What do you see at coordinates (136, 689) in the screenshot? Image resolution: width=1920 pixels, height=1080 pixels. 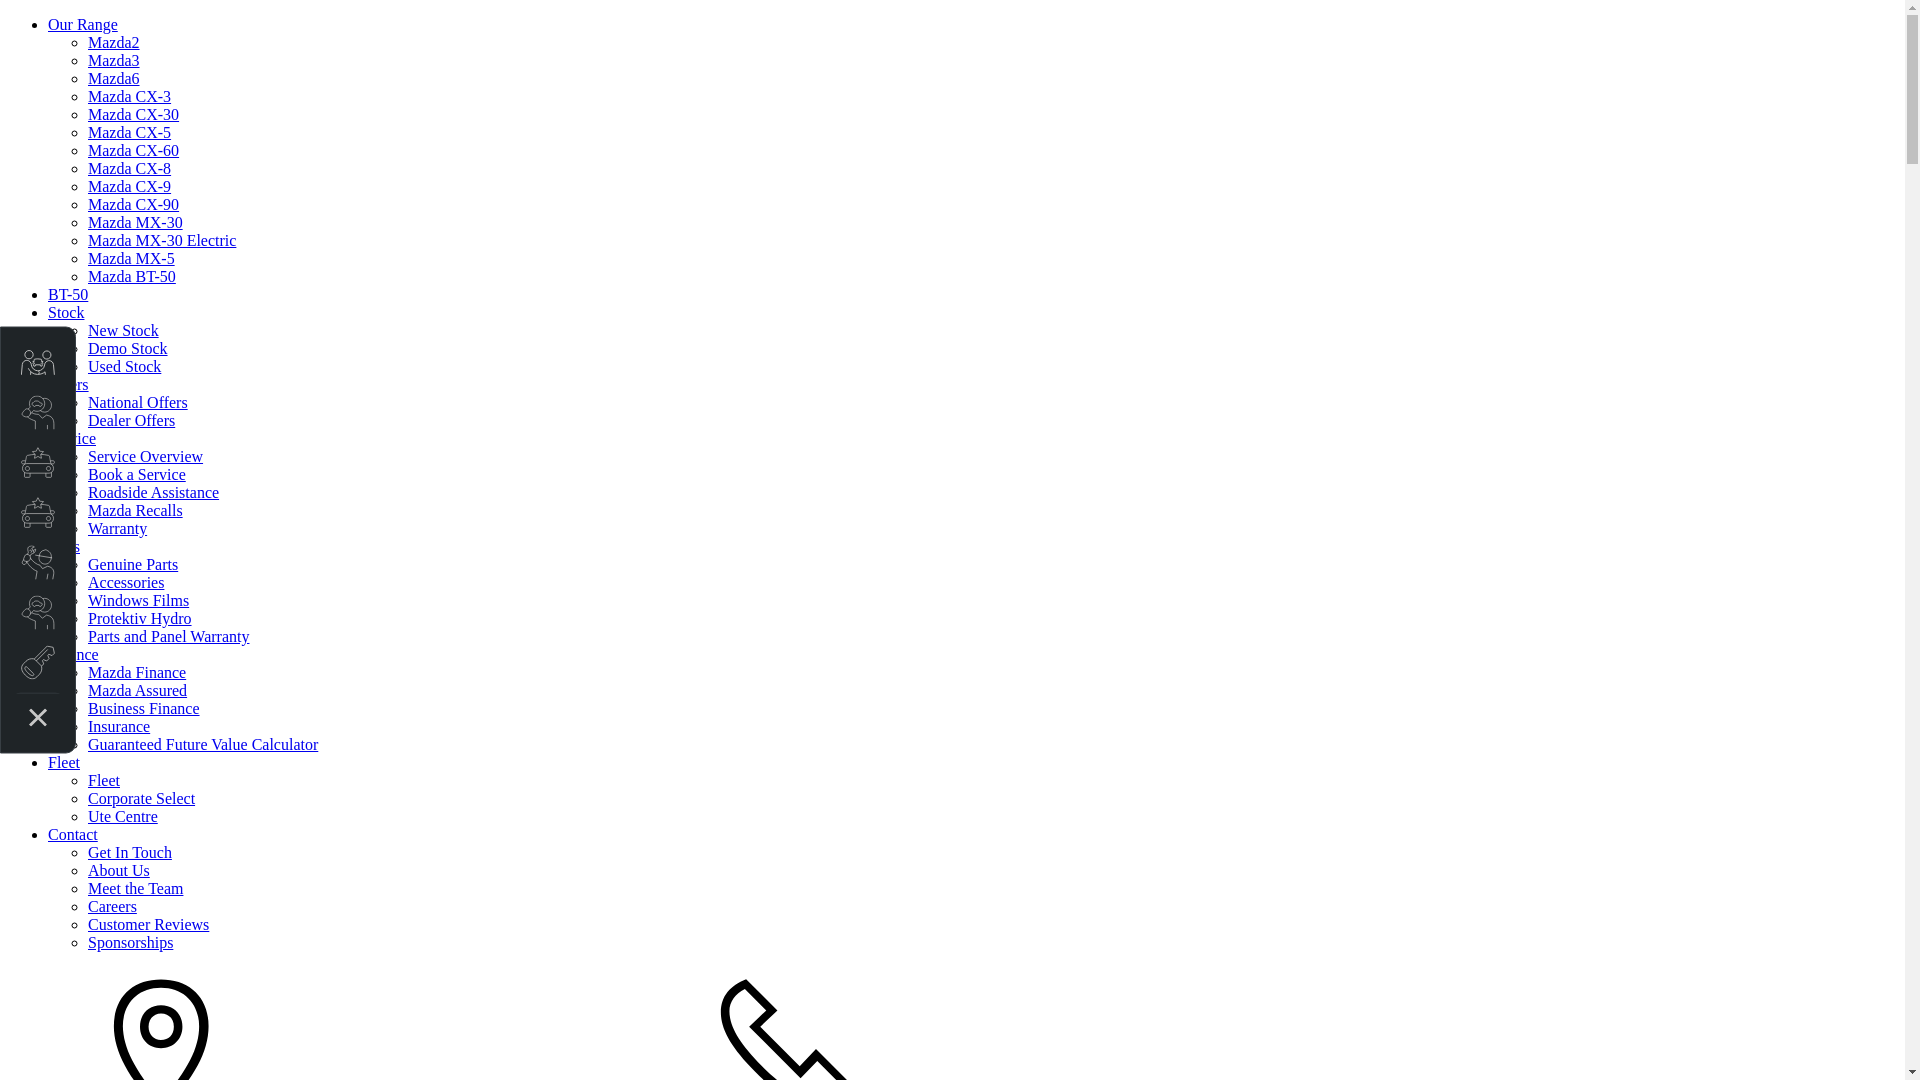 I see `'Mazda Assured'` at bounding box center [136, 689].